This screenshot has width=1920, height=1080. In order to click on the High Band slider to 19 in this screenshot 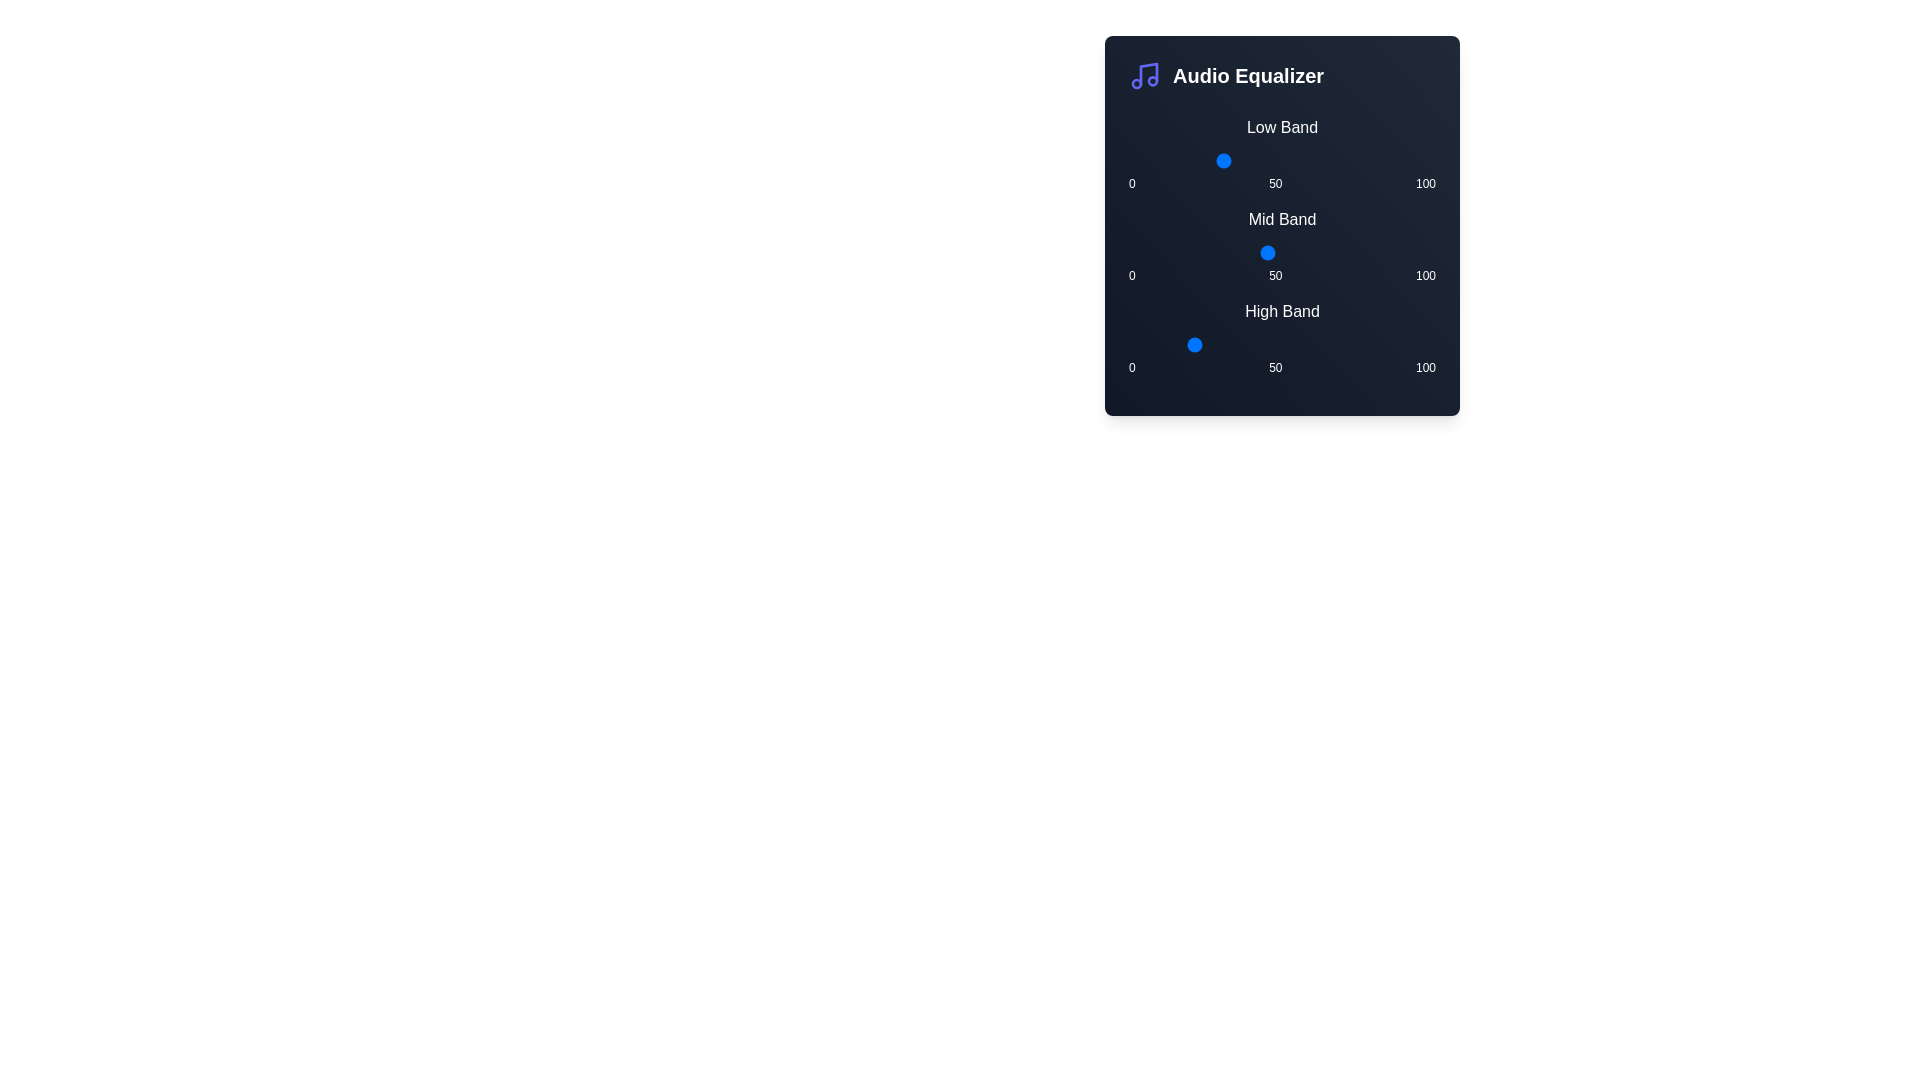, I will do `click(1187, 343)`.